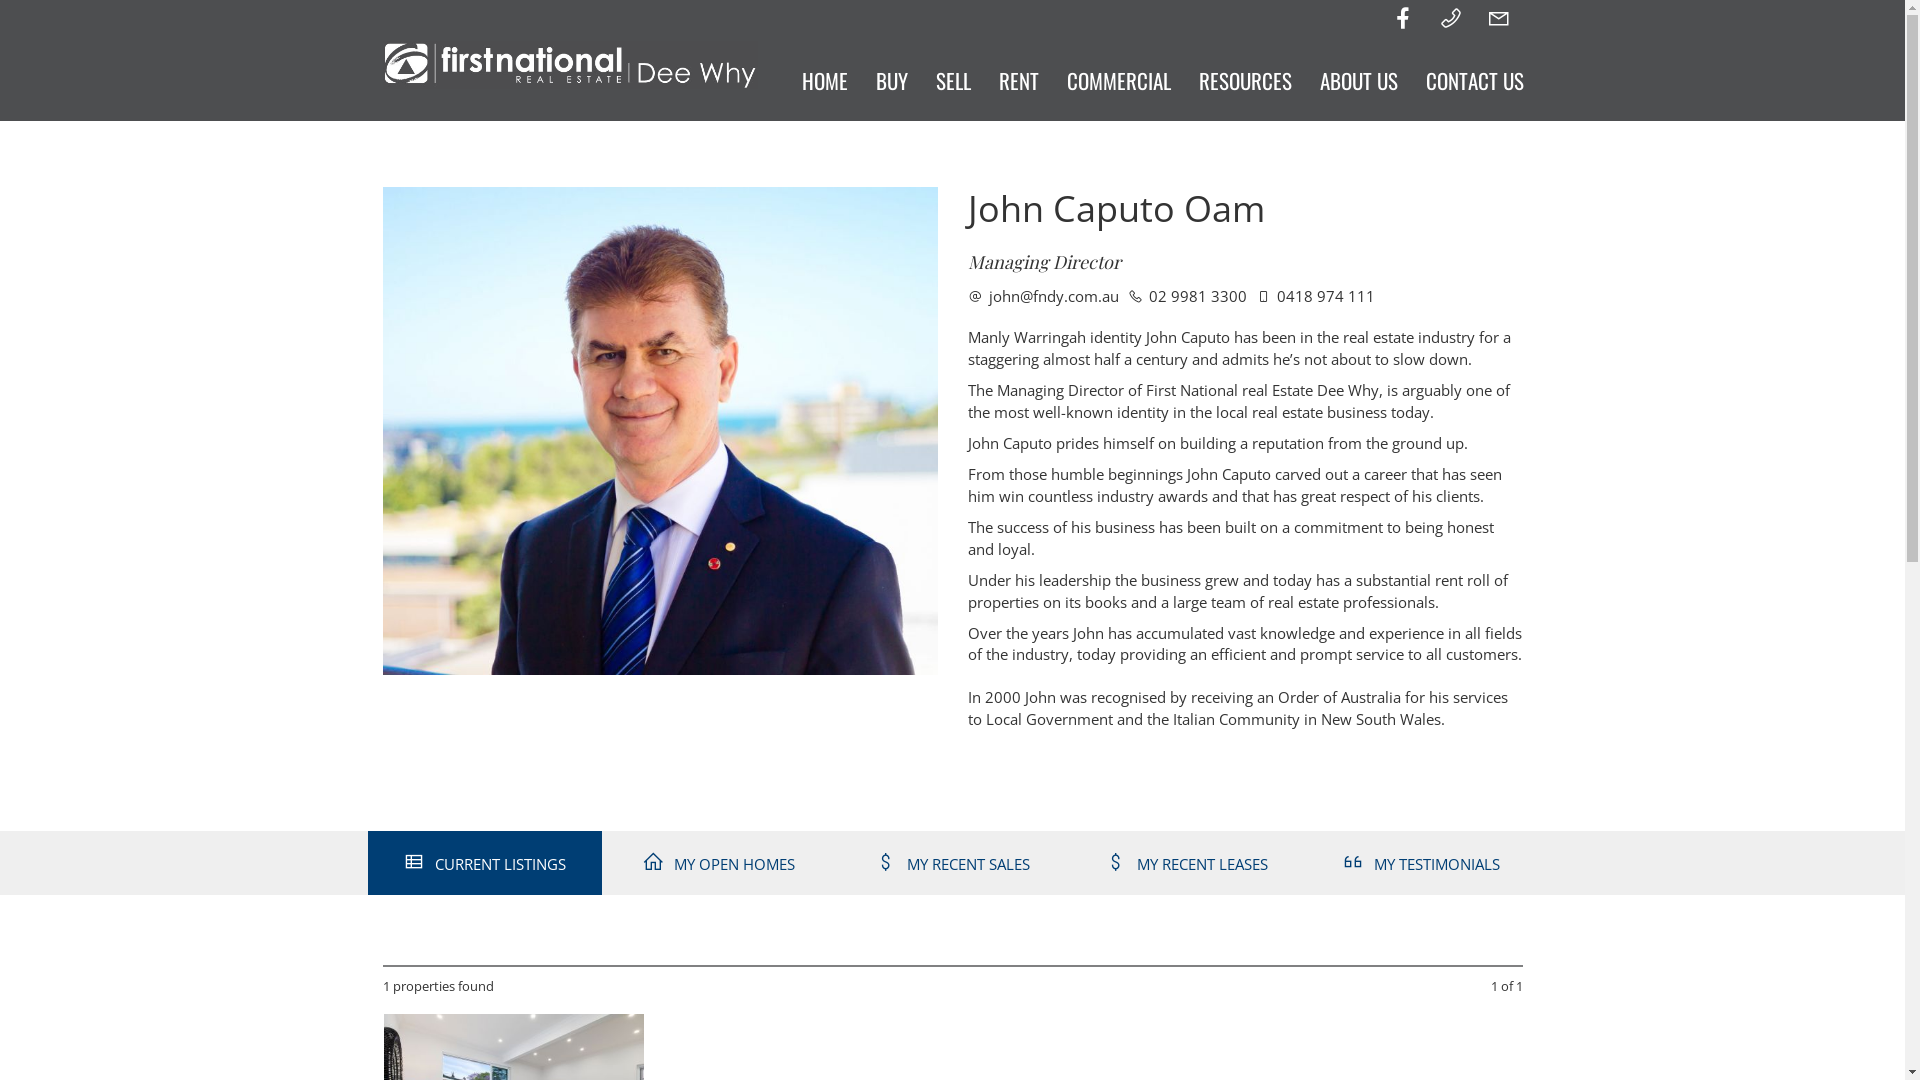 The height and width of the screenshot is (1080, 1920). Describe the element at coordinates (825, 80) in the screenshot. I see `'HOME'` at that location.